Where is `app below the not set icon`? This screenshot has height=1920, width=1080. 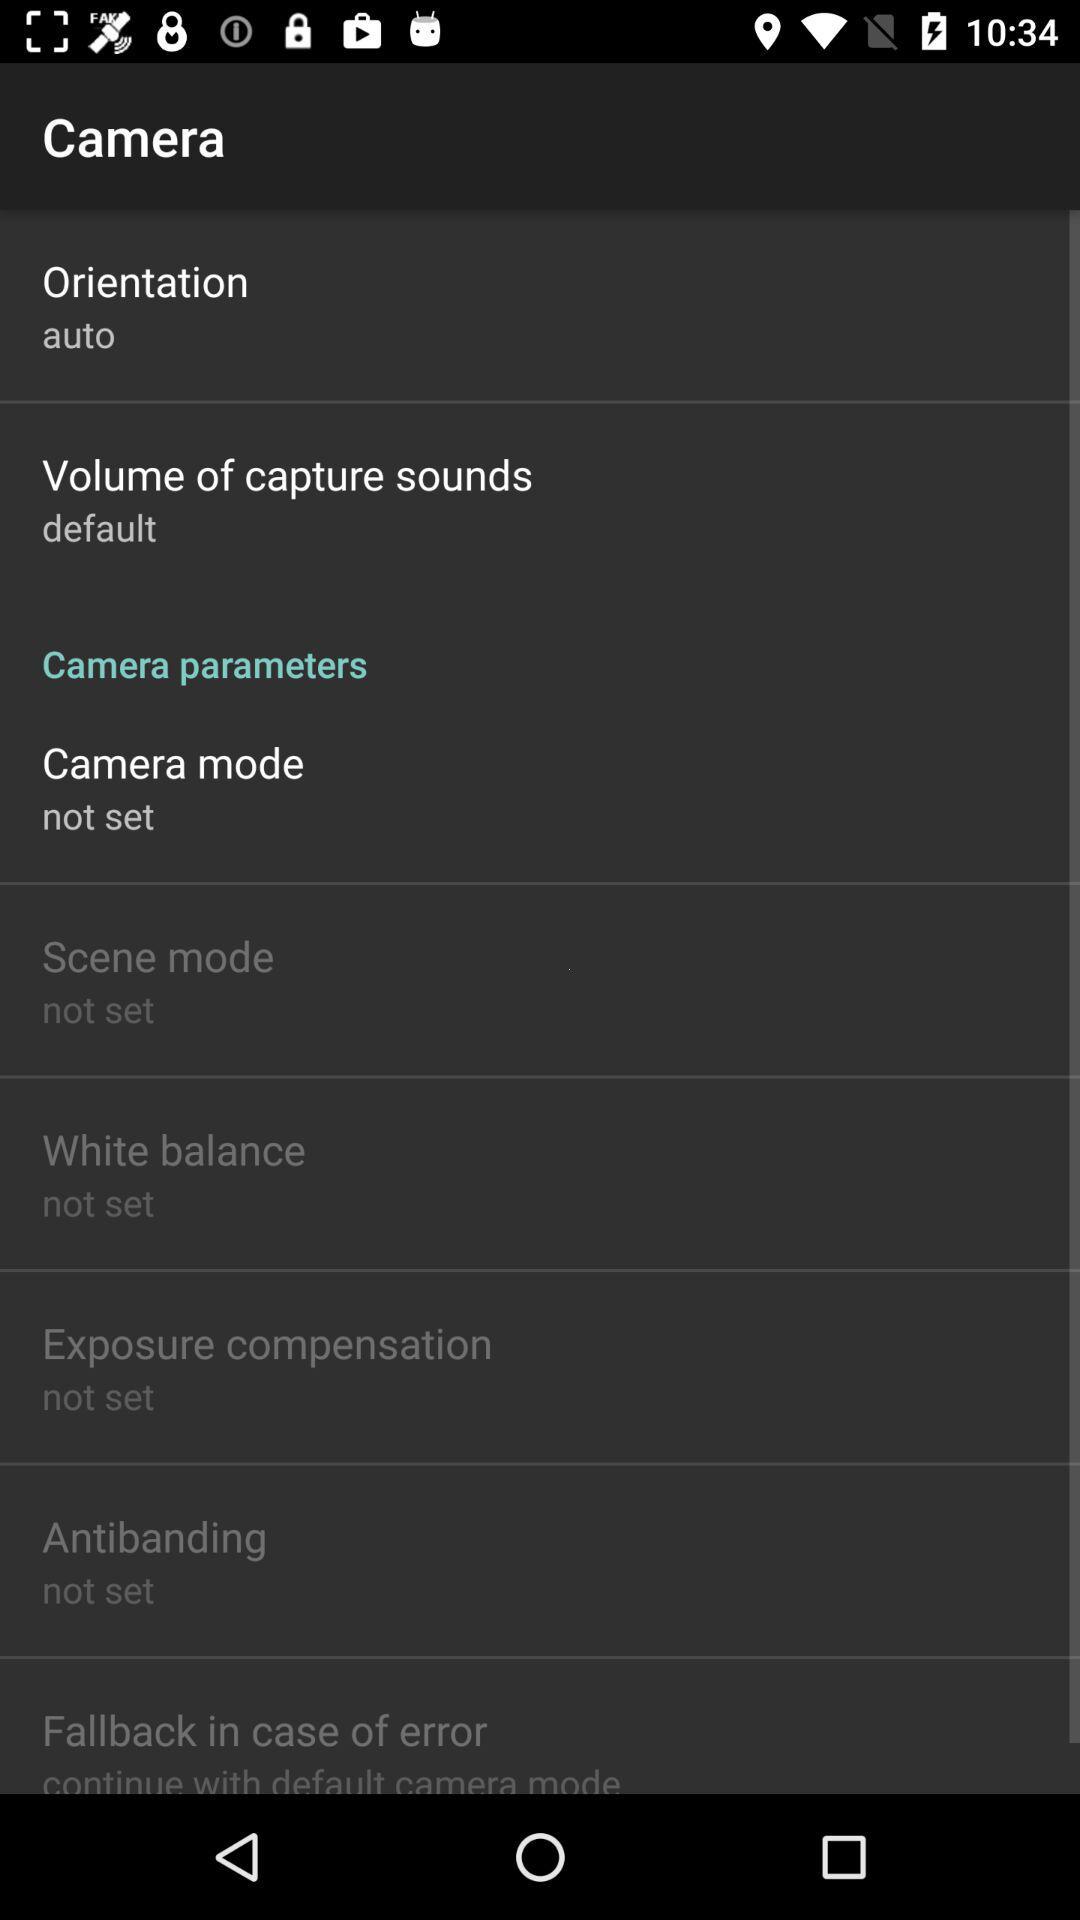
app below the not set icon is located at coordinates (263, 1728).